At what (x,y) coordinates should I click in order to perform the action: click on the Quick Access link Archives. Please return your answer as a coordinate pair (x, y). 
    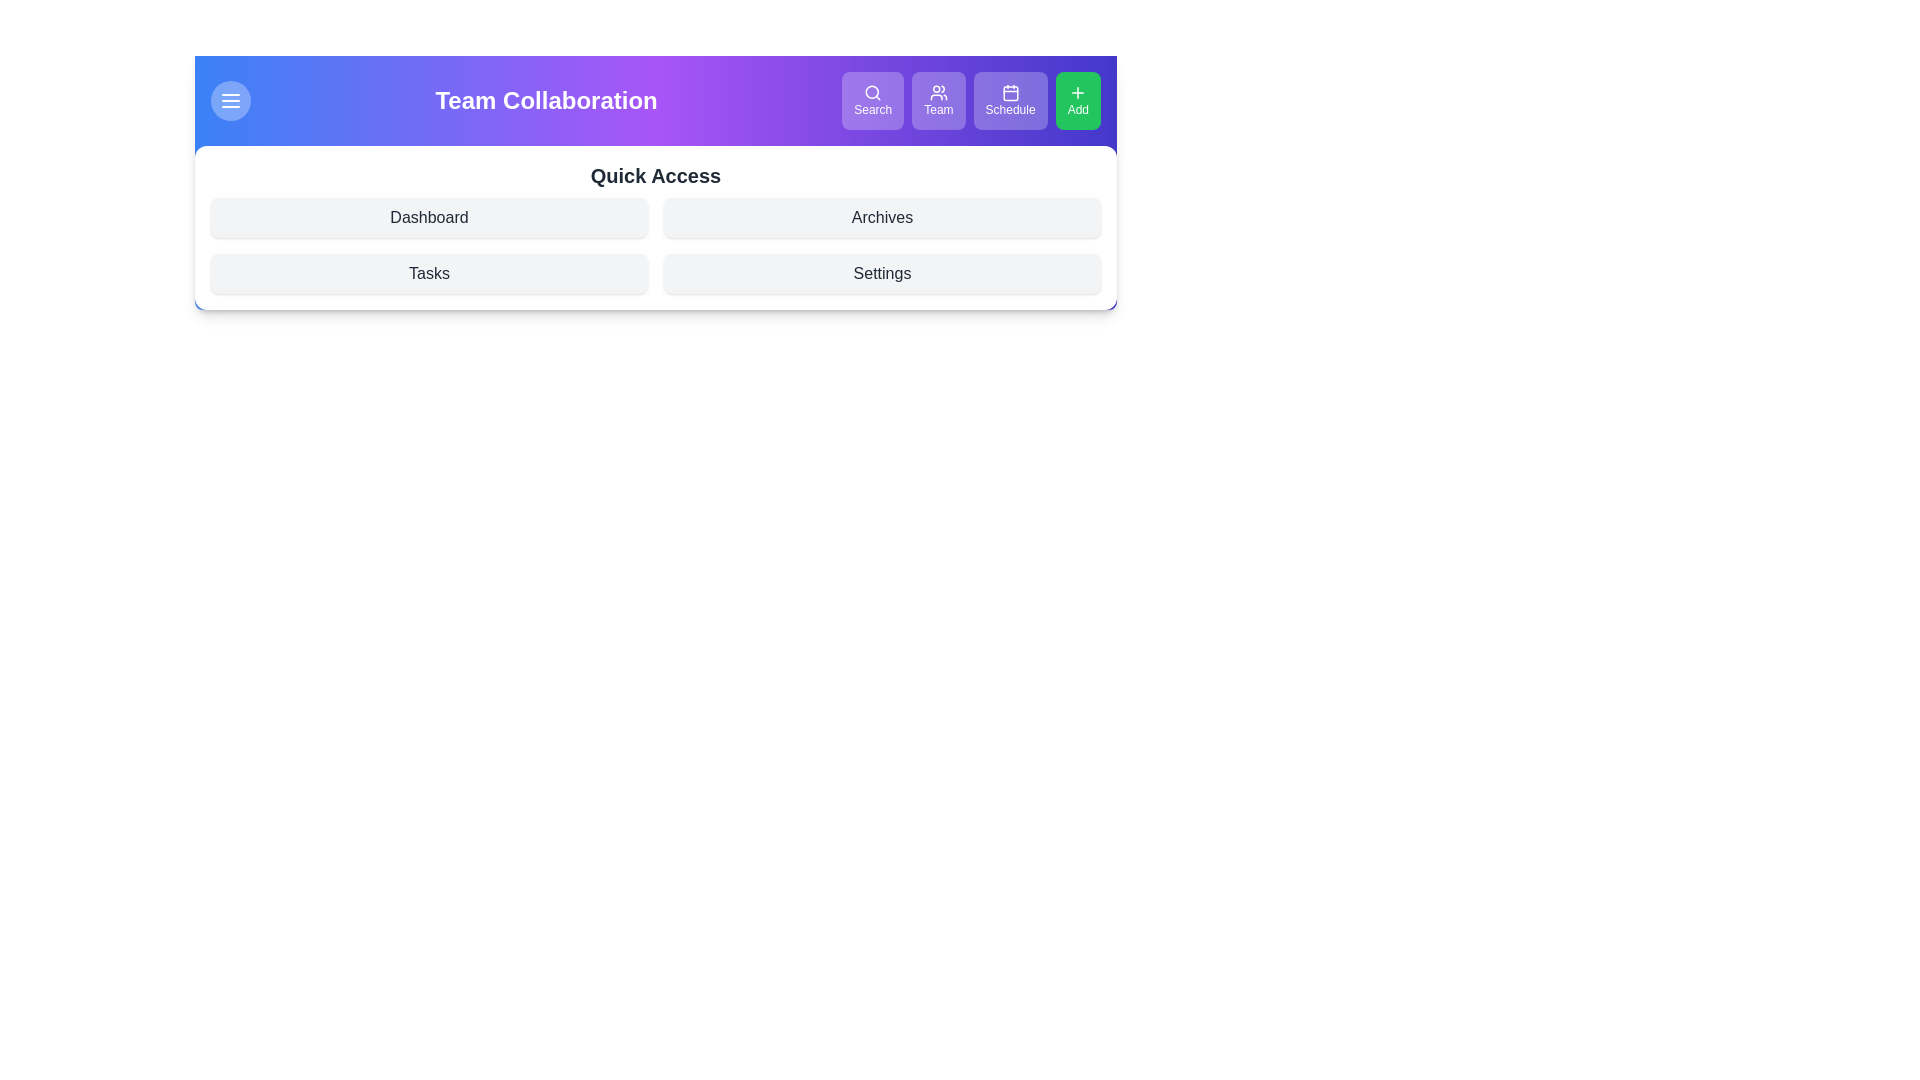
    Looking at the image, I should click on (881, 218).